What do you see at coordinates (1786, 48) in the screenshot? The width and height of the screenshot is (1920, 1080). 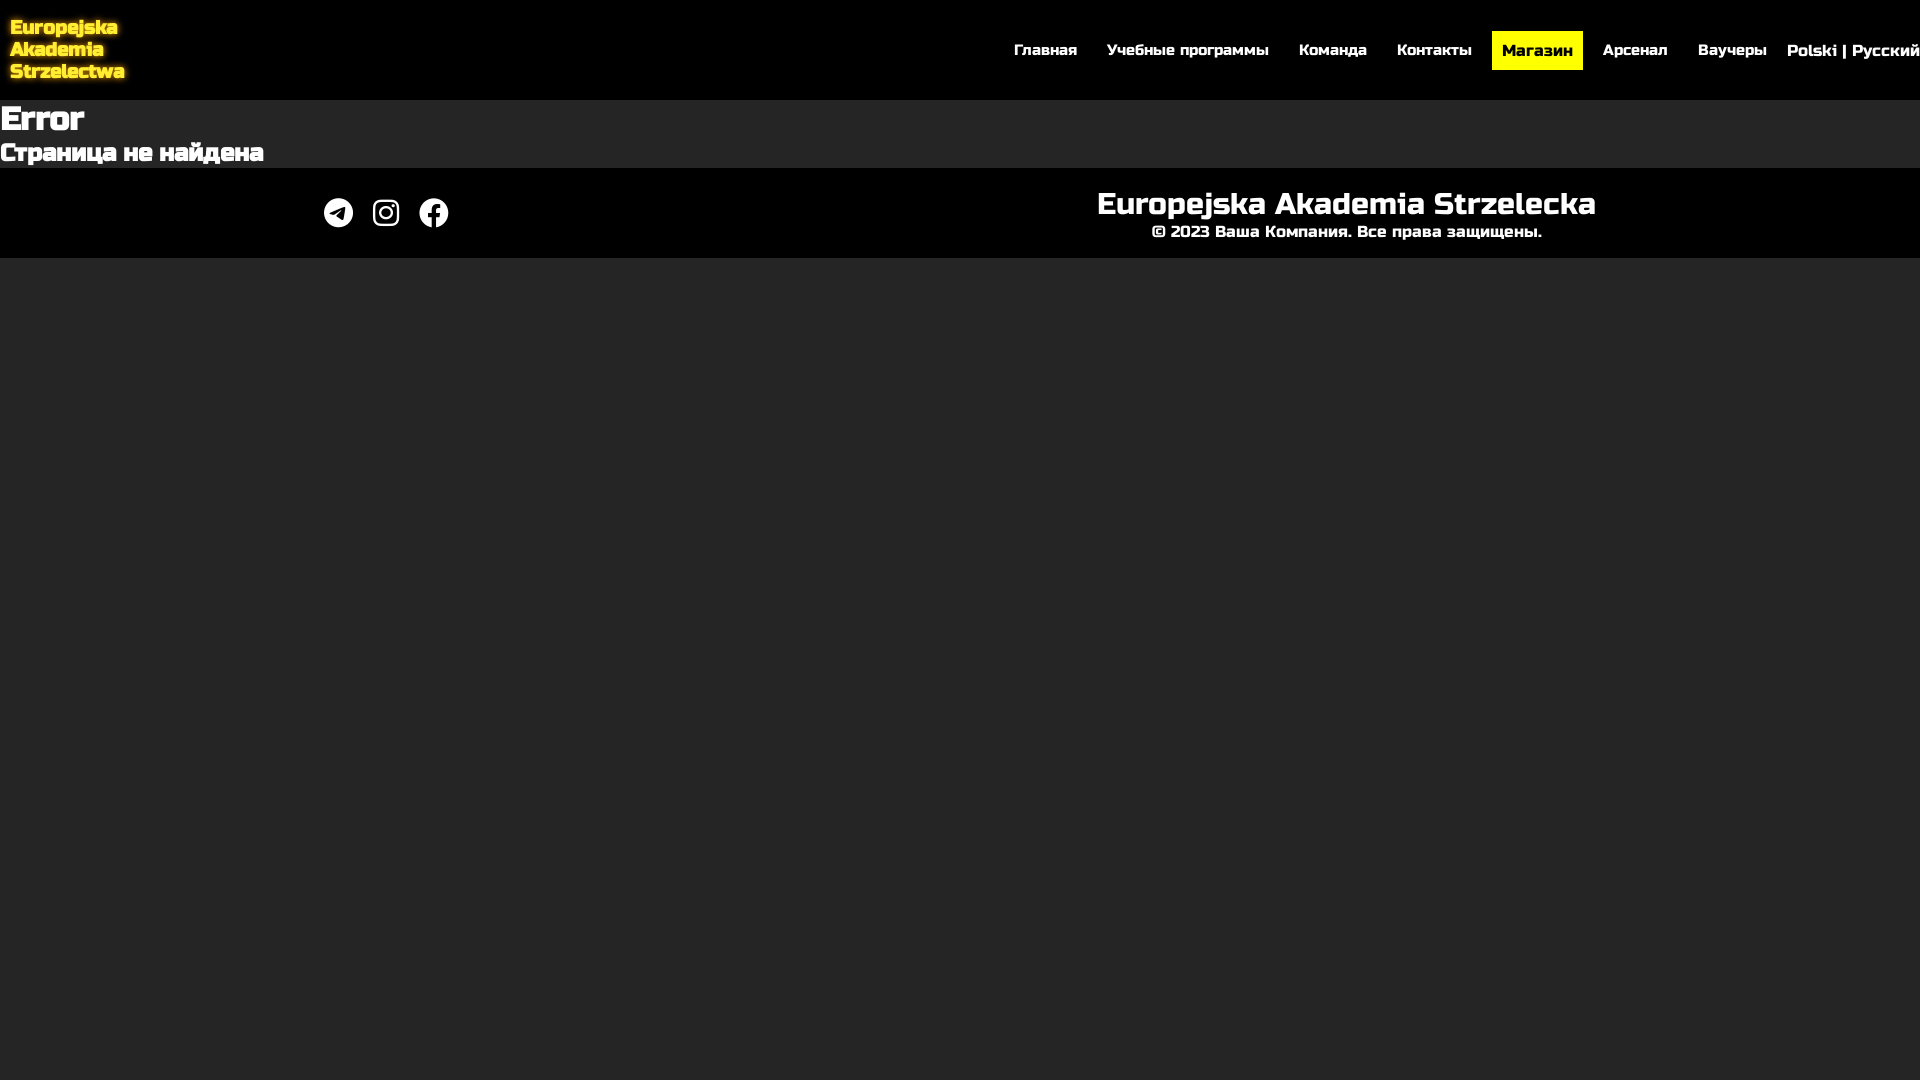 I see `'Polski'` at bounding box center [1786, 48].